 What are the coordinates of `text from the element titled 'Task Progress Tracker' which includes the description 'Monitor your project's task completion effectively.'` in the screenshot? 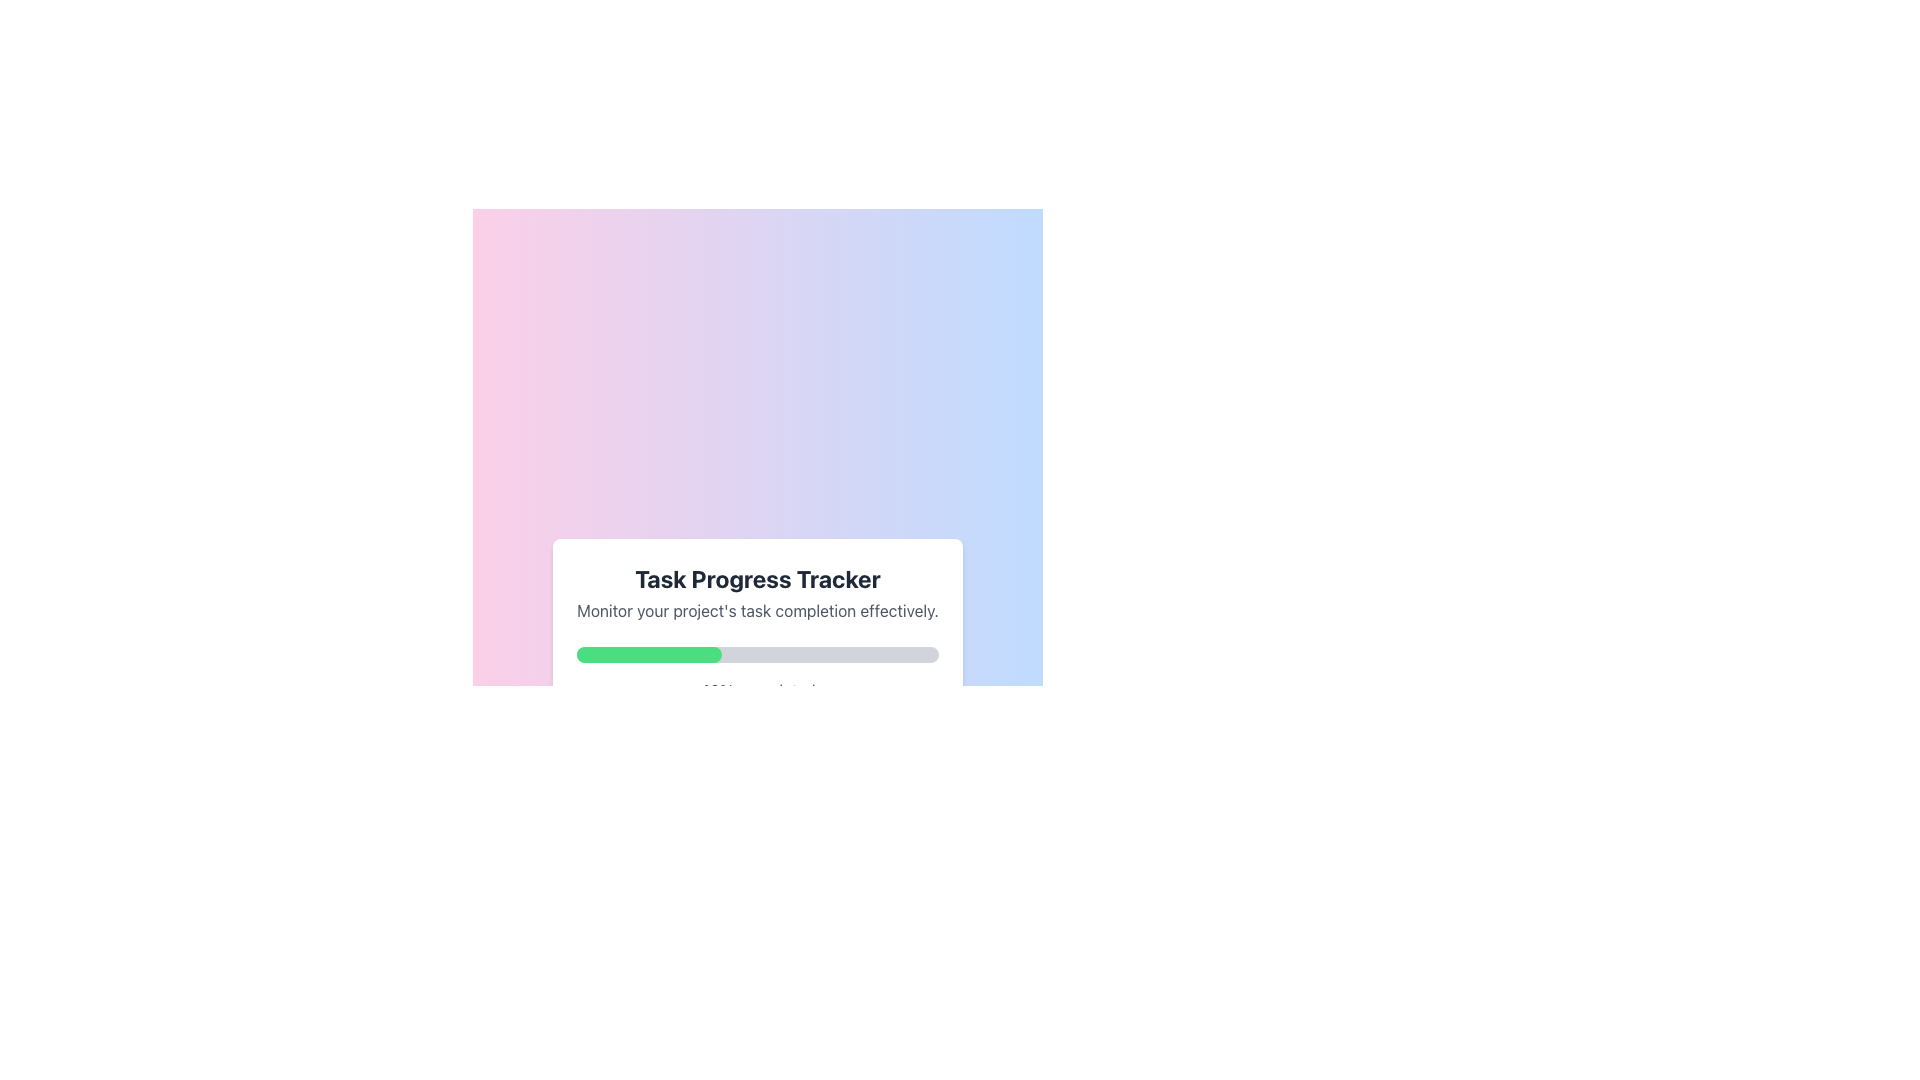 It's located at (757, 592).